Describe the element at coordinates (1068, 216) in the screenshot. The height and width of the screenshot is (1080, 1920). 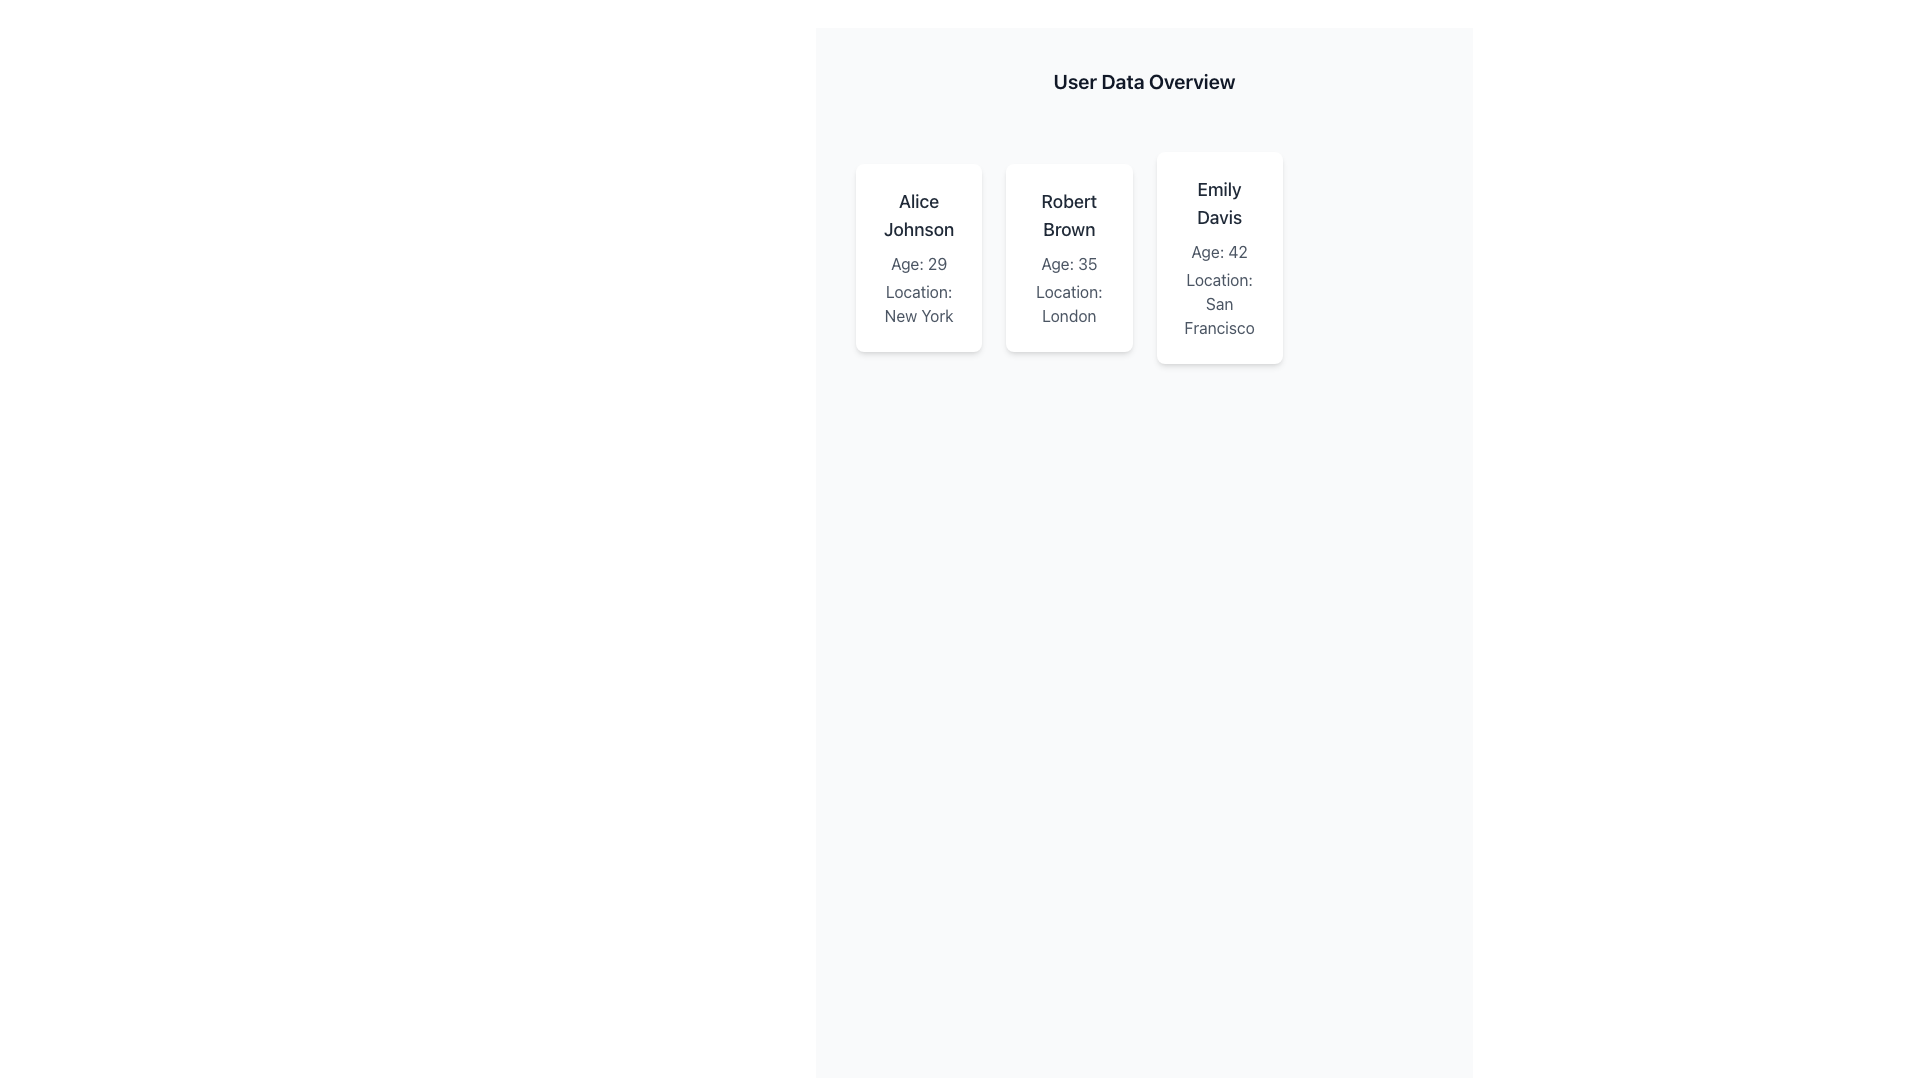
I see `information displayed in the text label showing 'Robert Brown', which is the title of a user profile card, located at the top of the profile card layout` at that location.